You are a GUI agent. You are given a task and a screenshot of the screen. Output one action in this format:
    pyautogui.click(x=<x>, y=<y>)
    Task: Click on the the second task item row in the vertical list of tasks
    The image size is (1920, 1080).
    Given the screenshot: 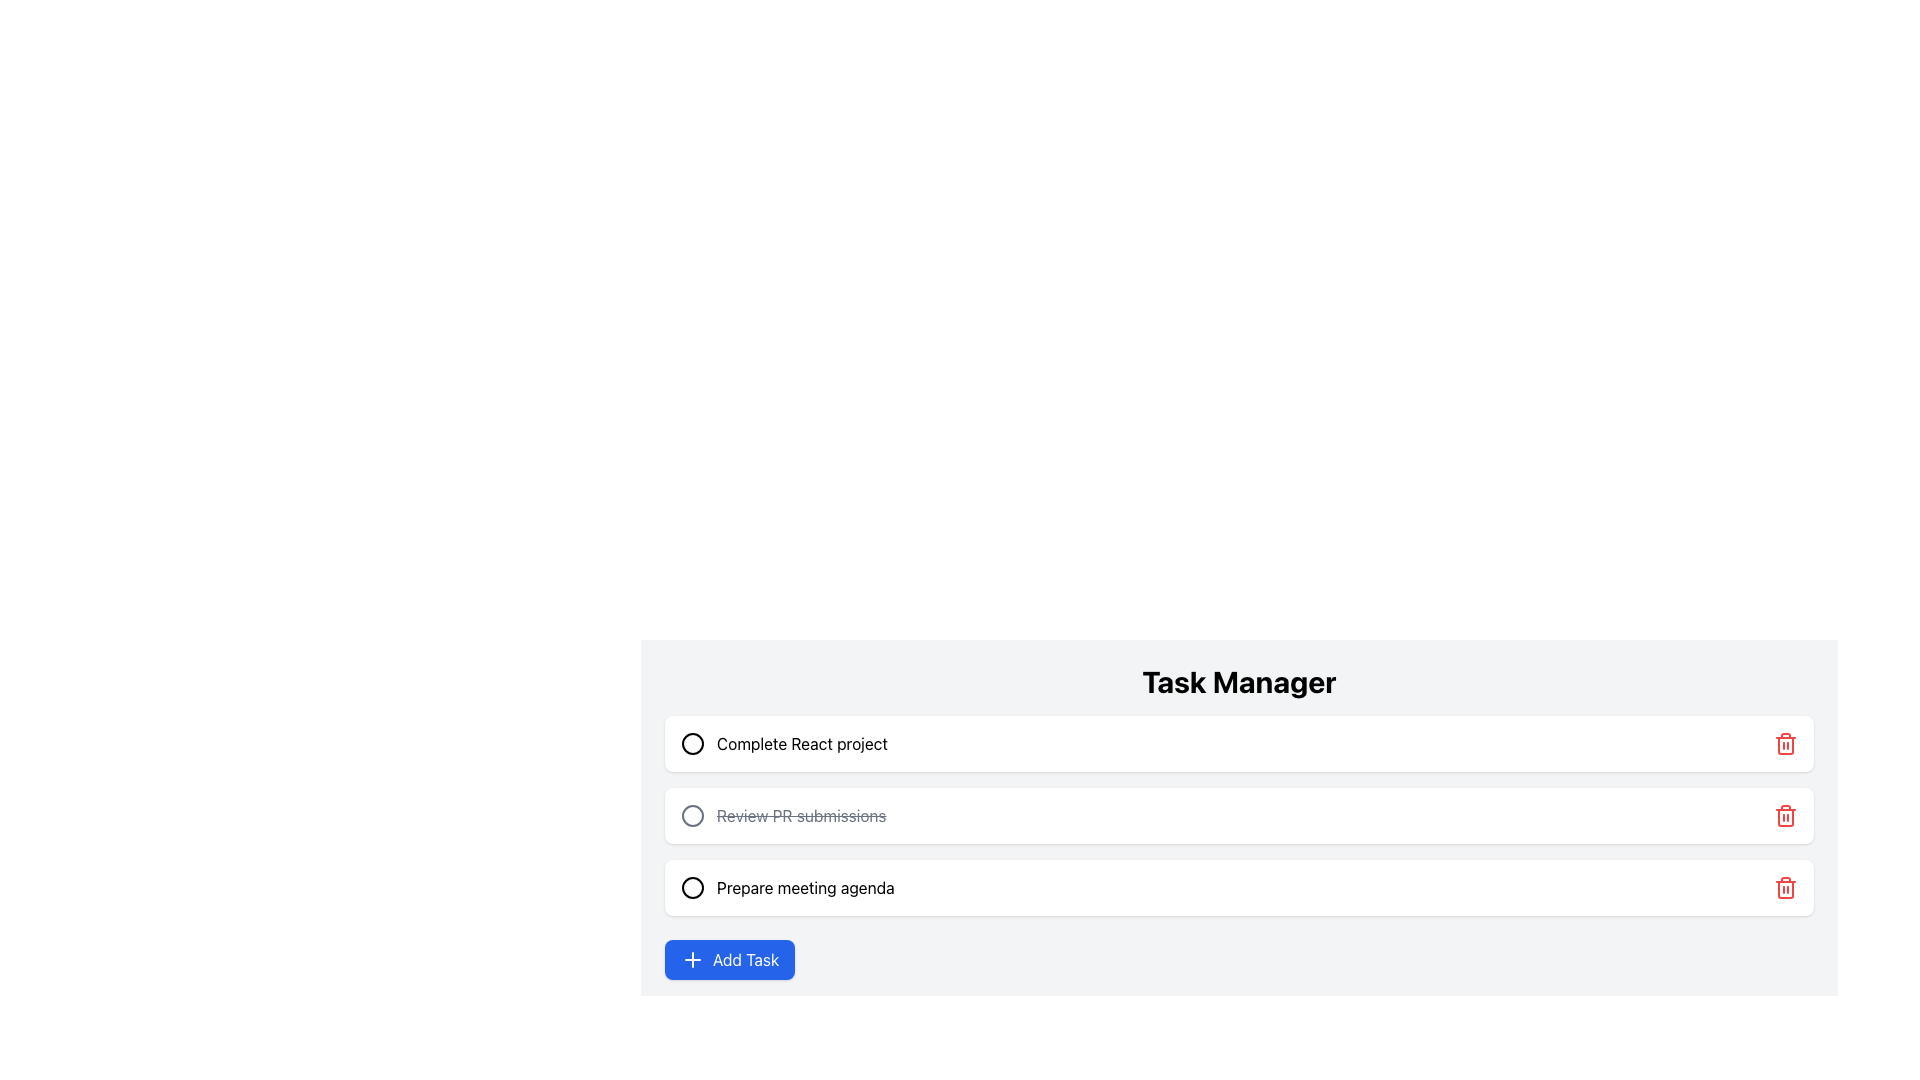 What is the action you would take?
    pyautogui.click(x=1238, y=816)
    